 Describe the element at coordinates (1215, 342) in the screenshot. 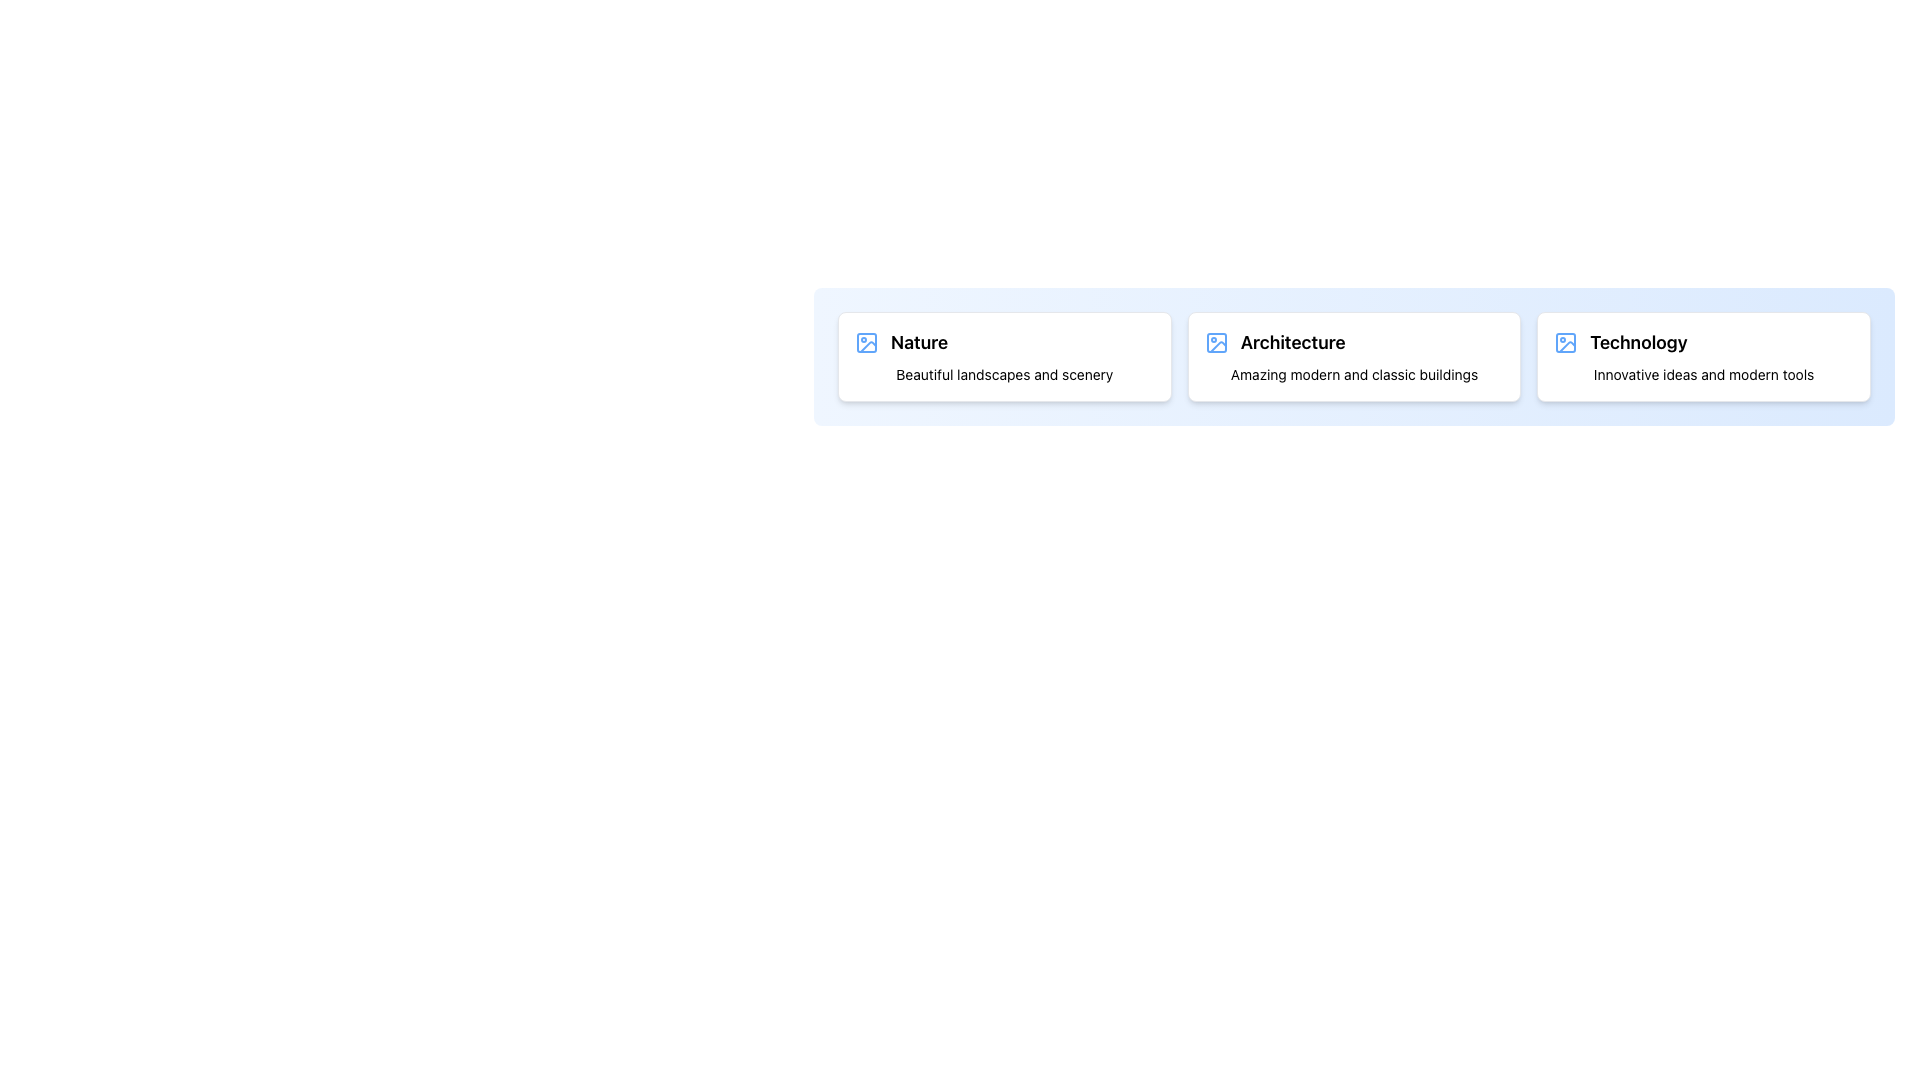

I see `the SVG Icon that represents the 'Architecture' section, located at the top-left of the 'Architecture' card, preceding the text 'Architecture'` at that location.